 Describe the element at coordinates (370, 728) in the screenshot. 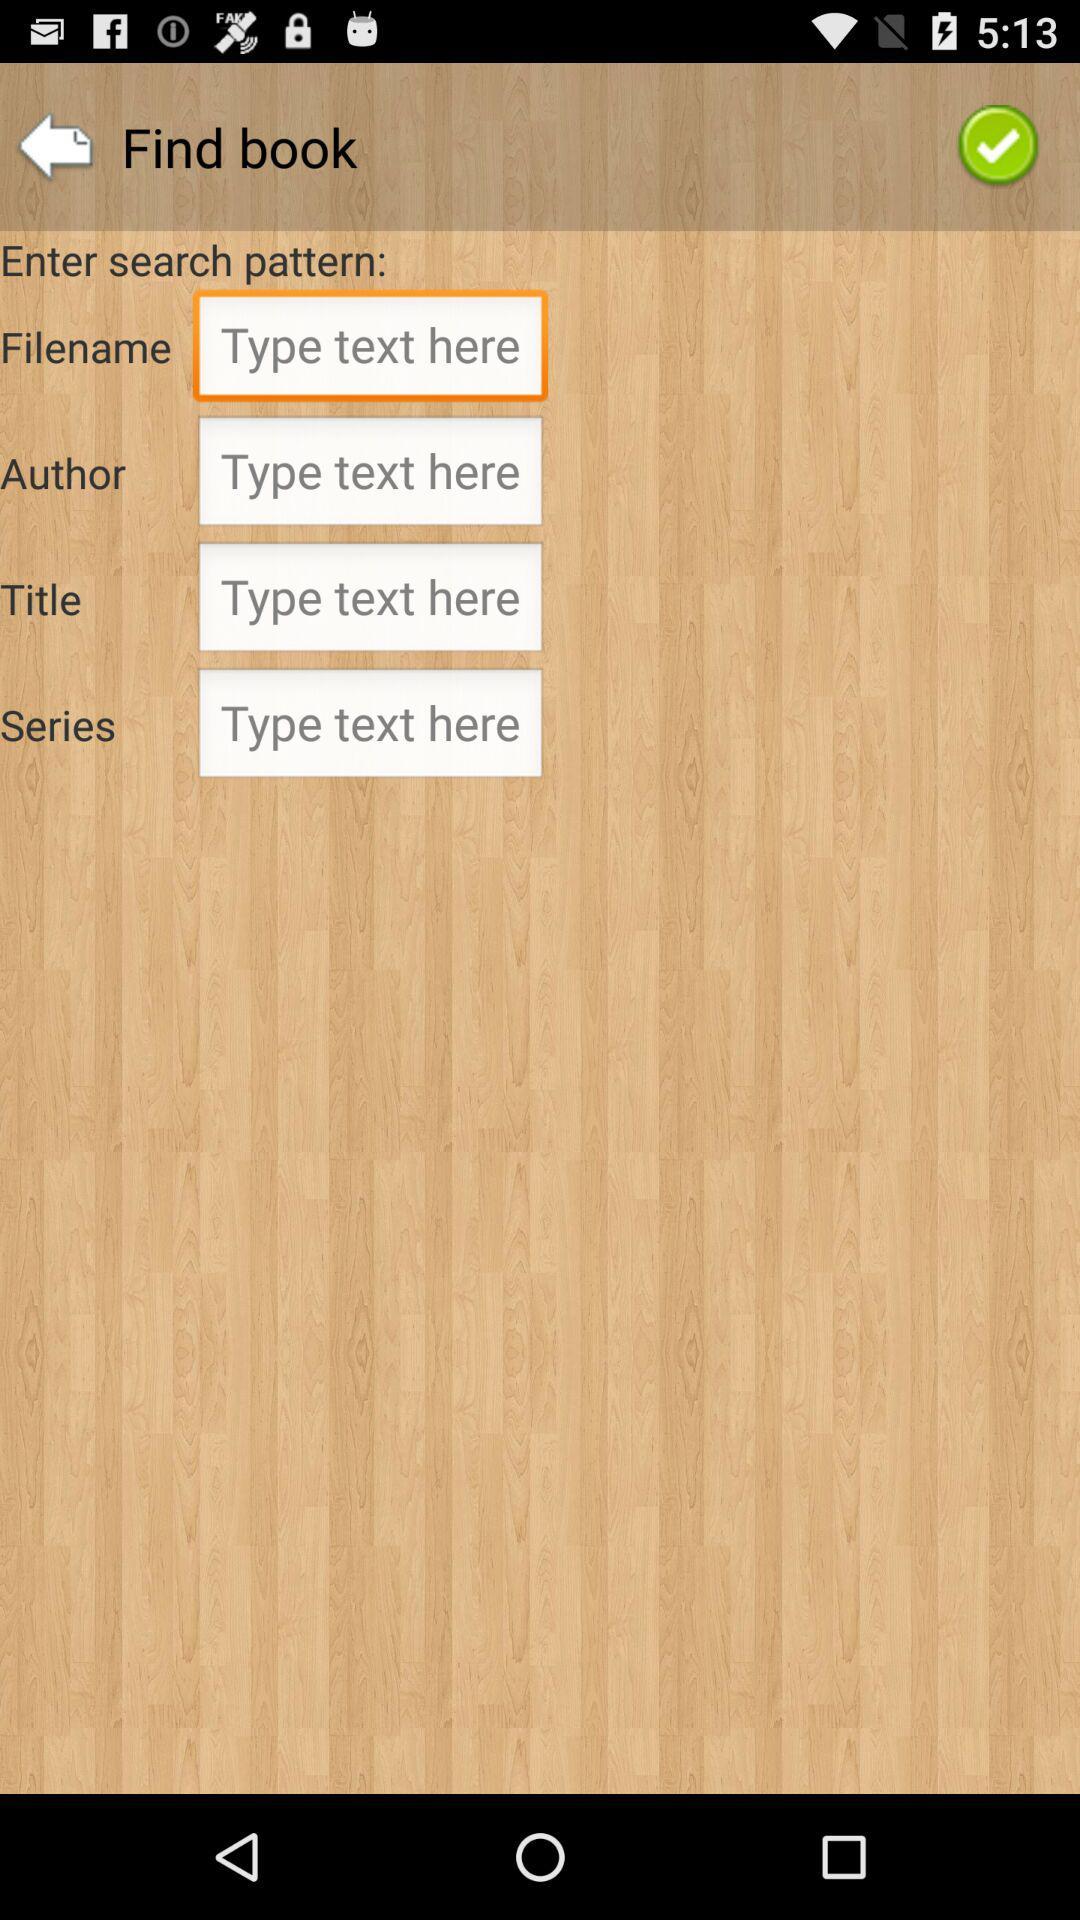

I see `series text entry field` at that location.